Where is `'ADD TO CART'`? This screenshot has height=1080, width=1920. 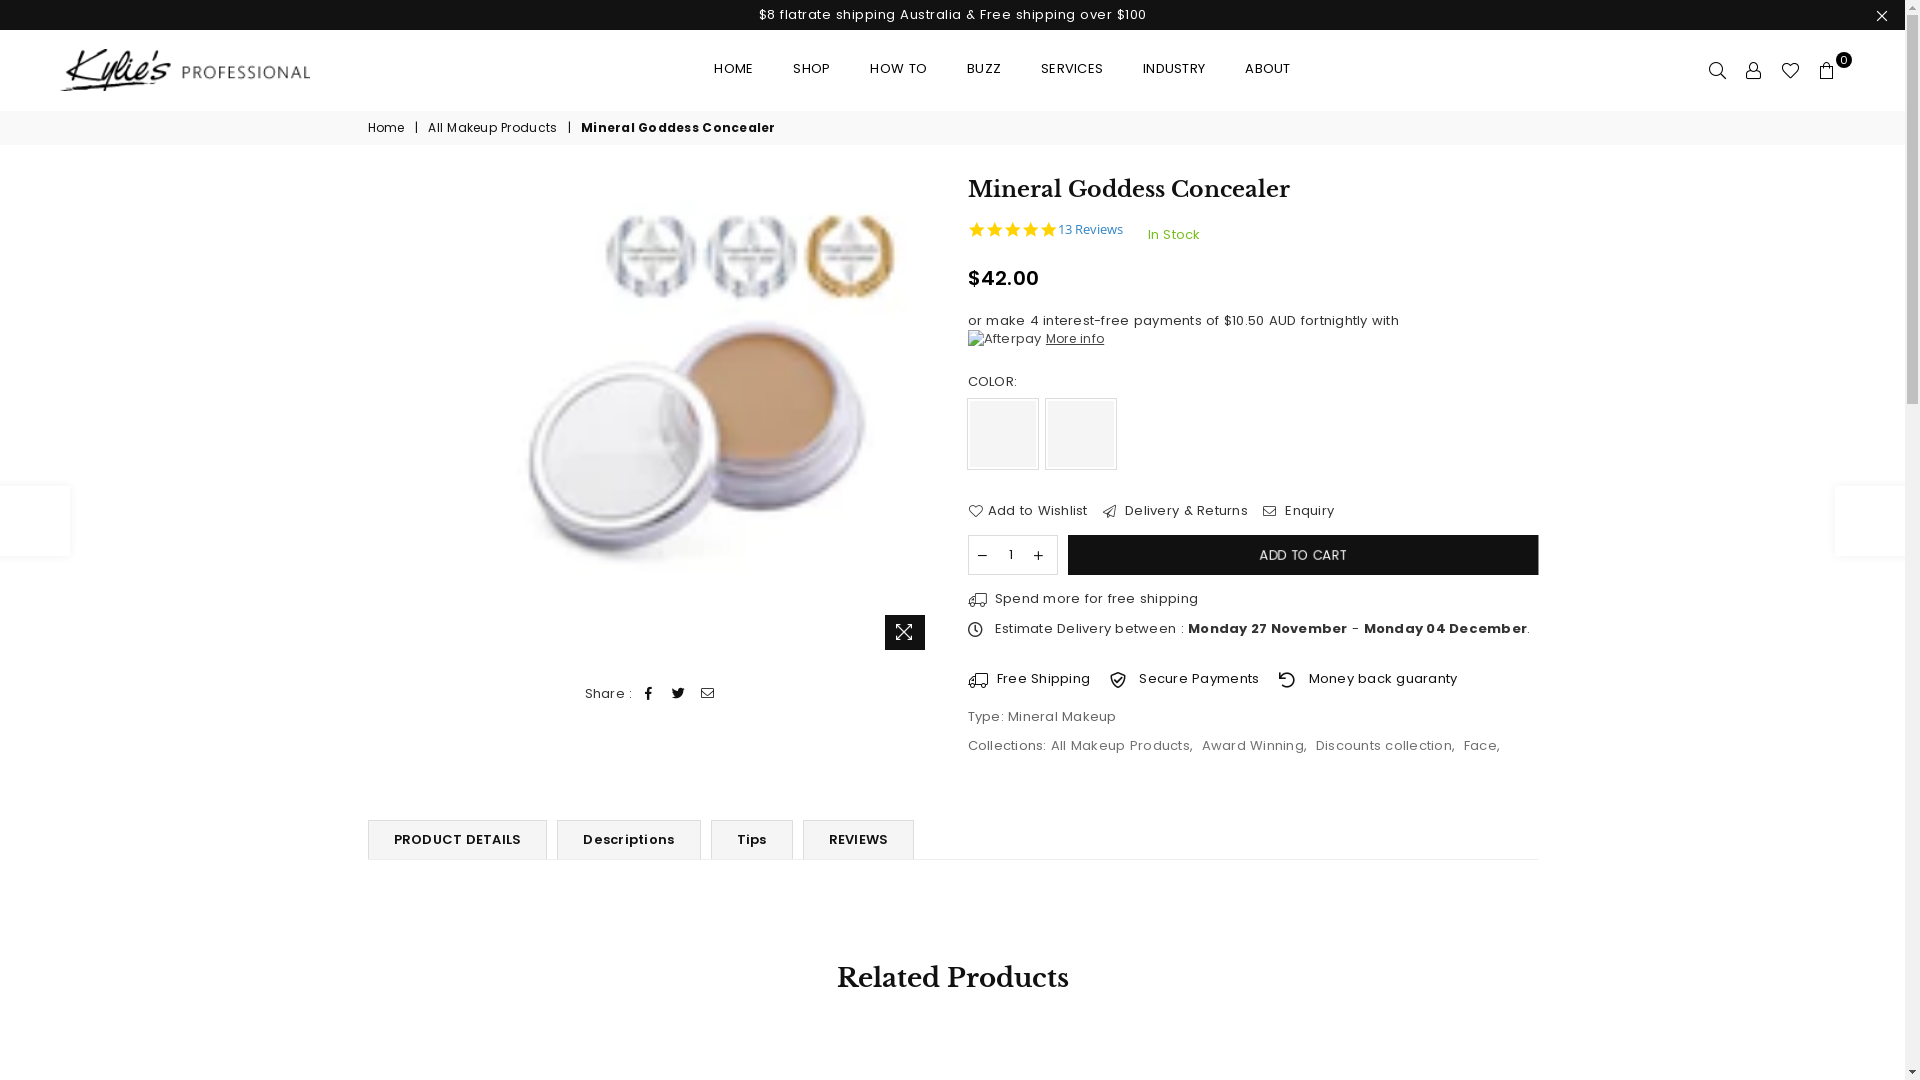 'ADD TO CART' is located at coordinates (1300, 555).